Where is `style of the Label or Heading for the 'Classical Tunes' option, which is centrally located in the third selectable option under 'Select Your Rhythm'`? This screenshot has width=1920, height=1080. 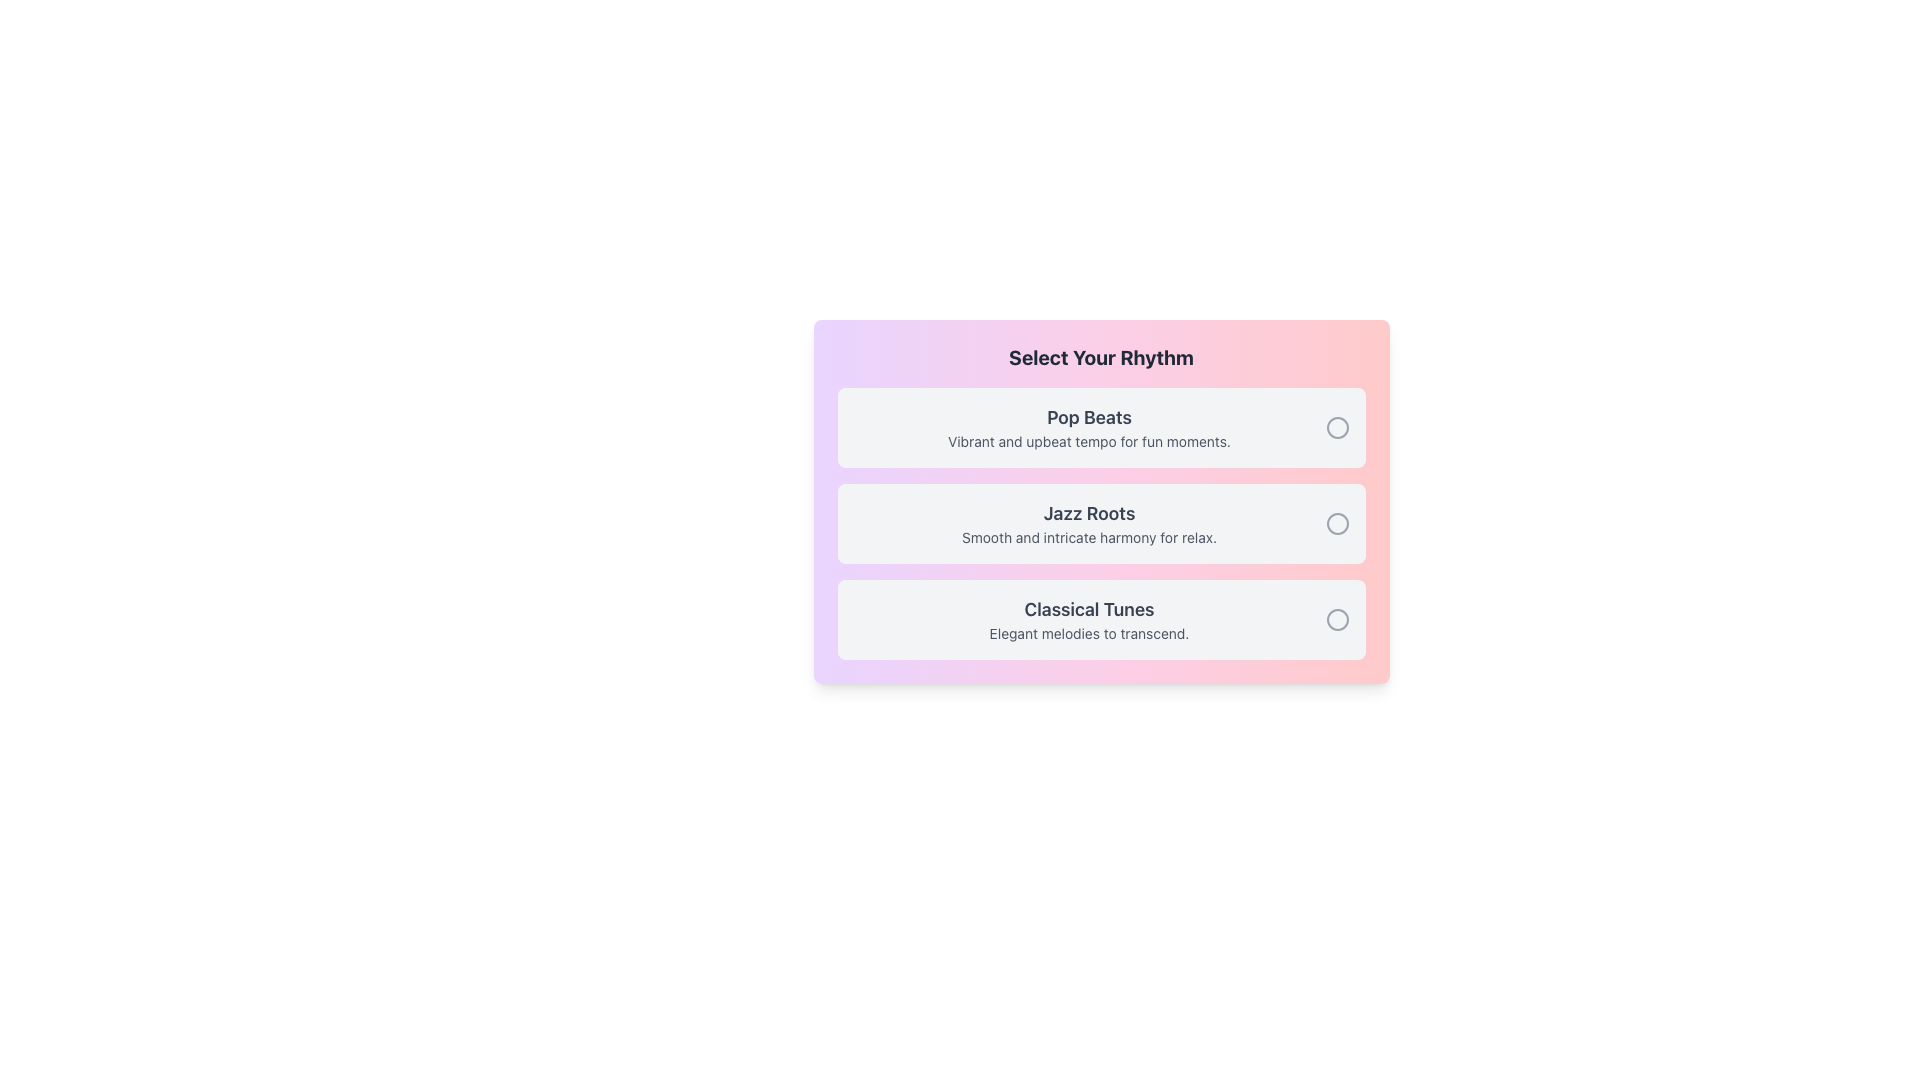 style of the Label or Heading for the 'Classical Tunes' option, which is centrally located in the third selectable option under 'Select Your Rhythm' is located at coordinates (1088, 608).